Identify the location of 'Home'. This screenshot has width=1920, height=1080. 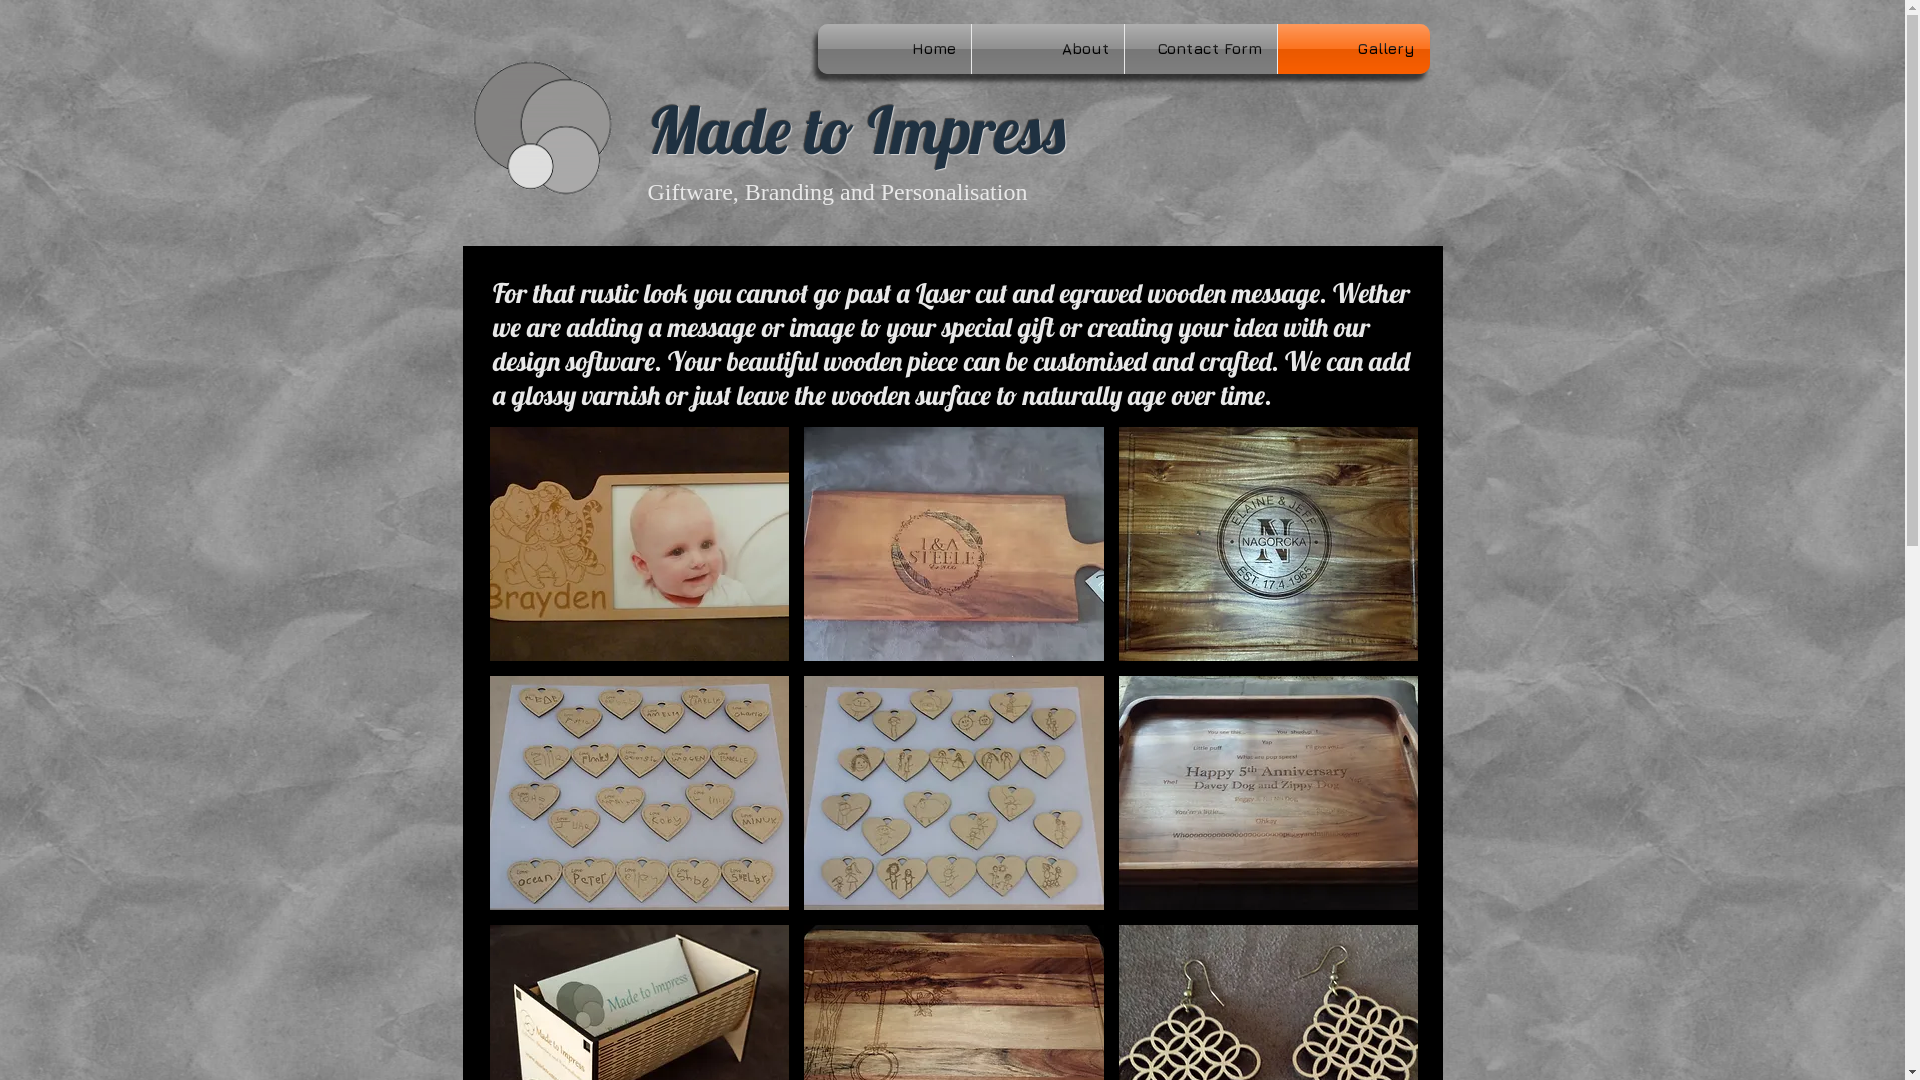
(893, 48).